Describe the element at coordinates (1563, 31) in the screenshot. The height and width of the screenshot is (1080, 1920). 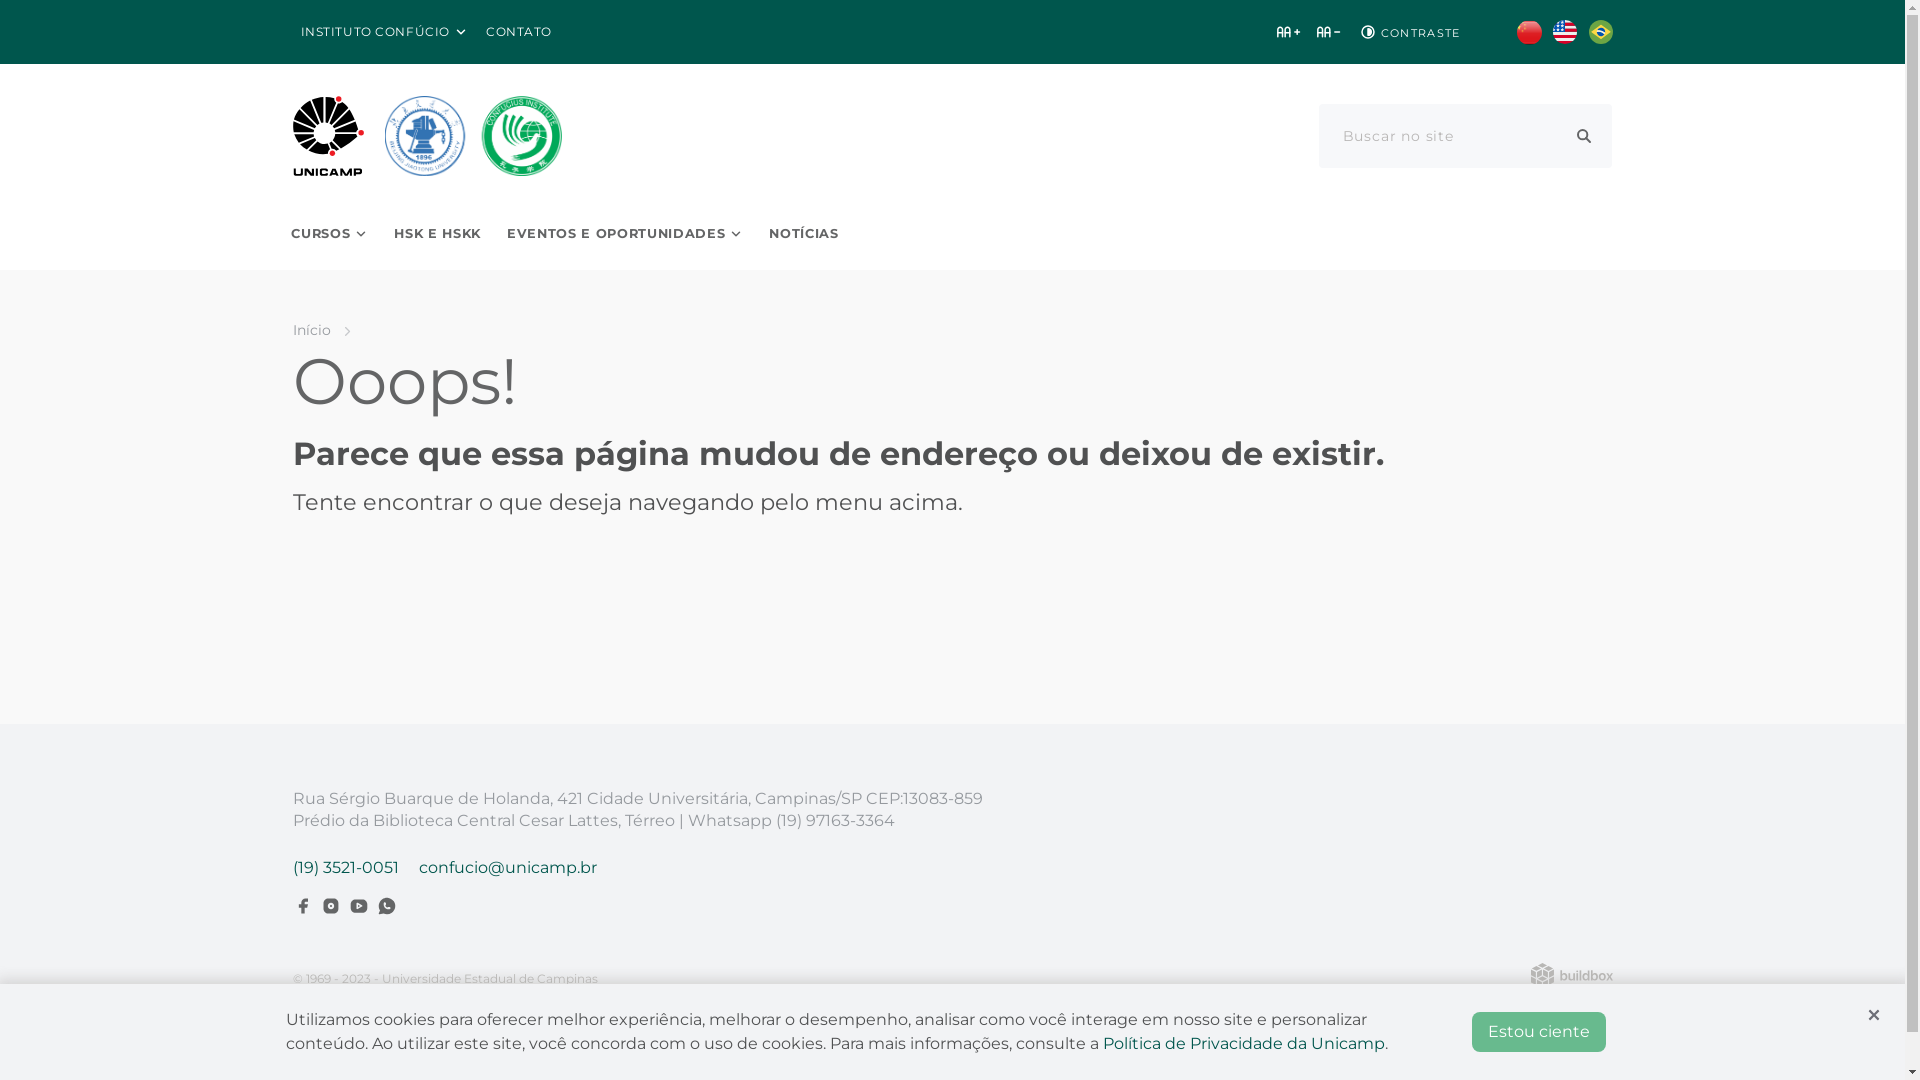
I see `'English'` at that location.